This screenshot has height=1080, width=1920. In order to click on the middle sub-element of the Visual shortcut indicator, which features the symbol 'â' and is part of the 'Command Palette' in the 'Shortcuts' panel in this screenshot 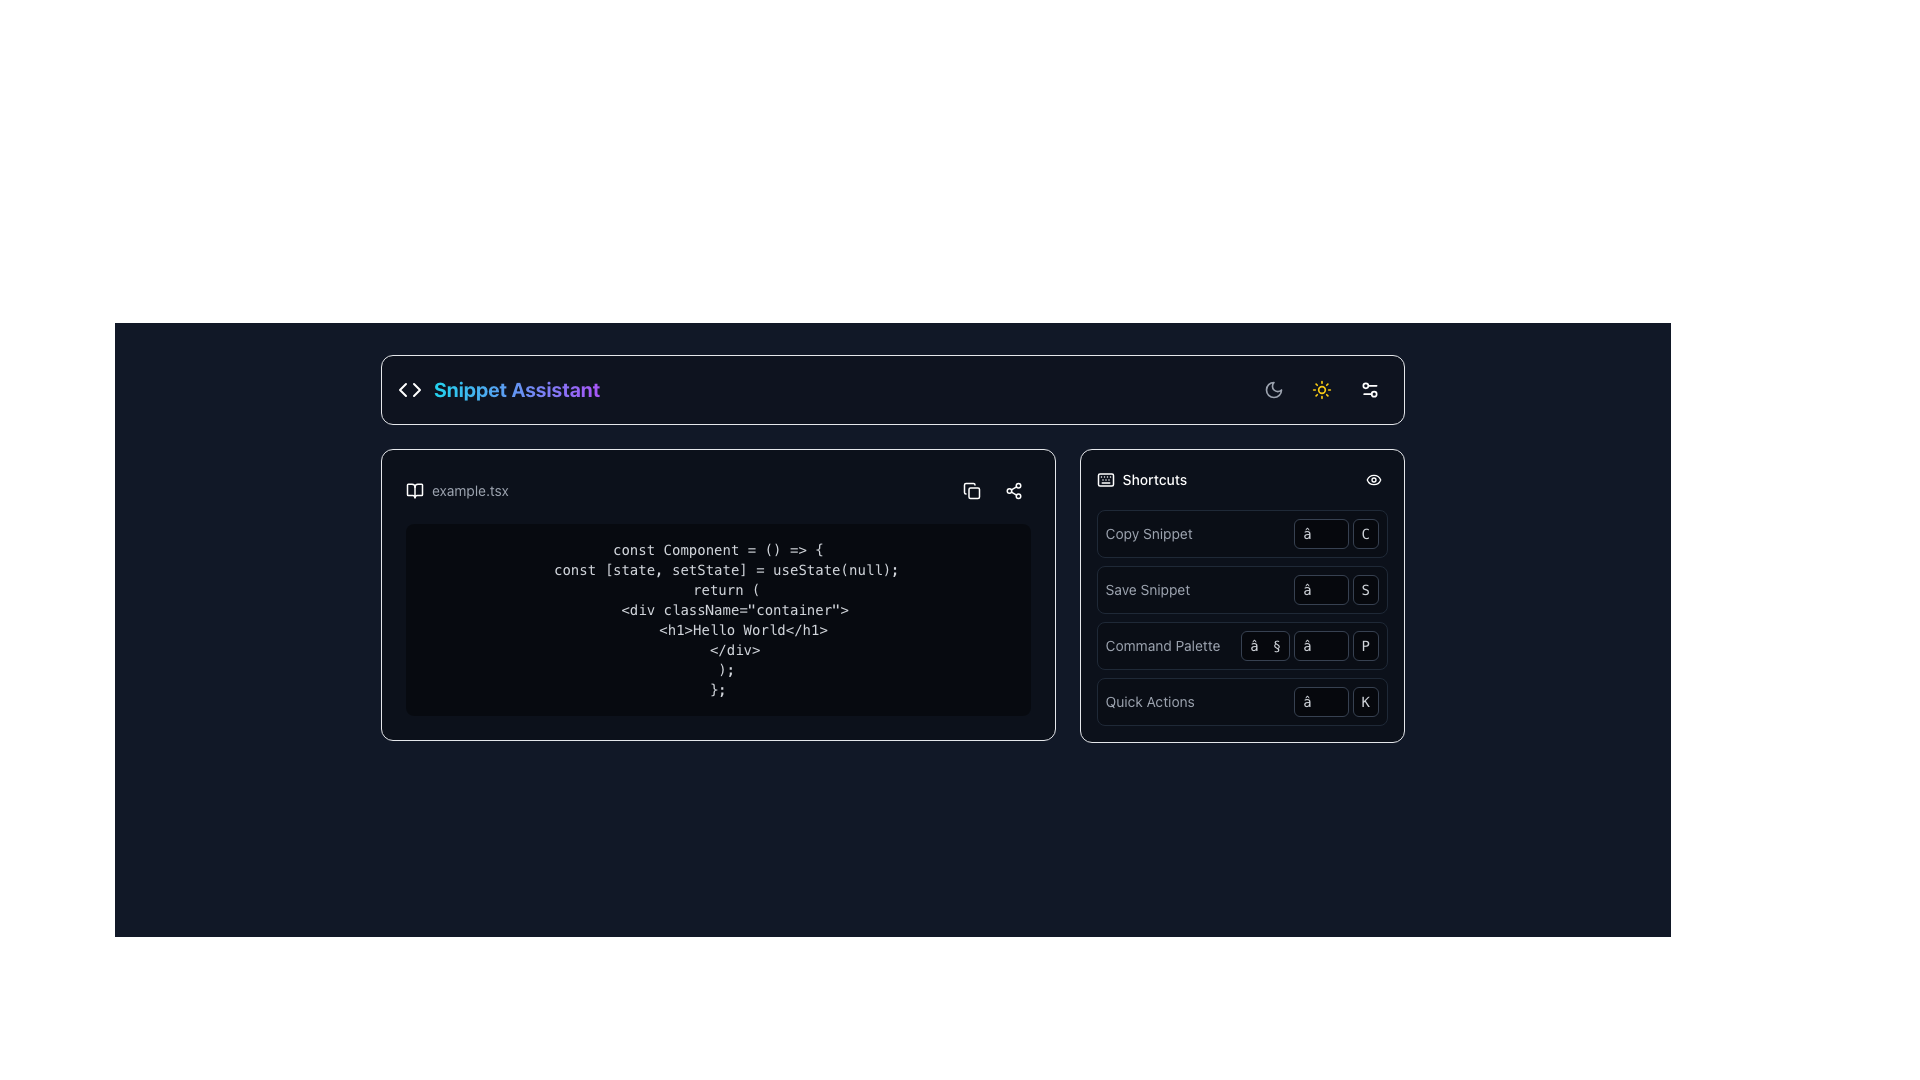, I will do `click(1310, 645)`.